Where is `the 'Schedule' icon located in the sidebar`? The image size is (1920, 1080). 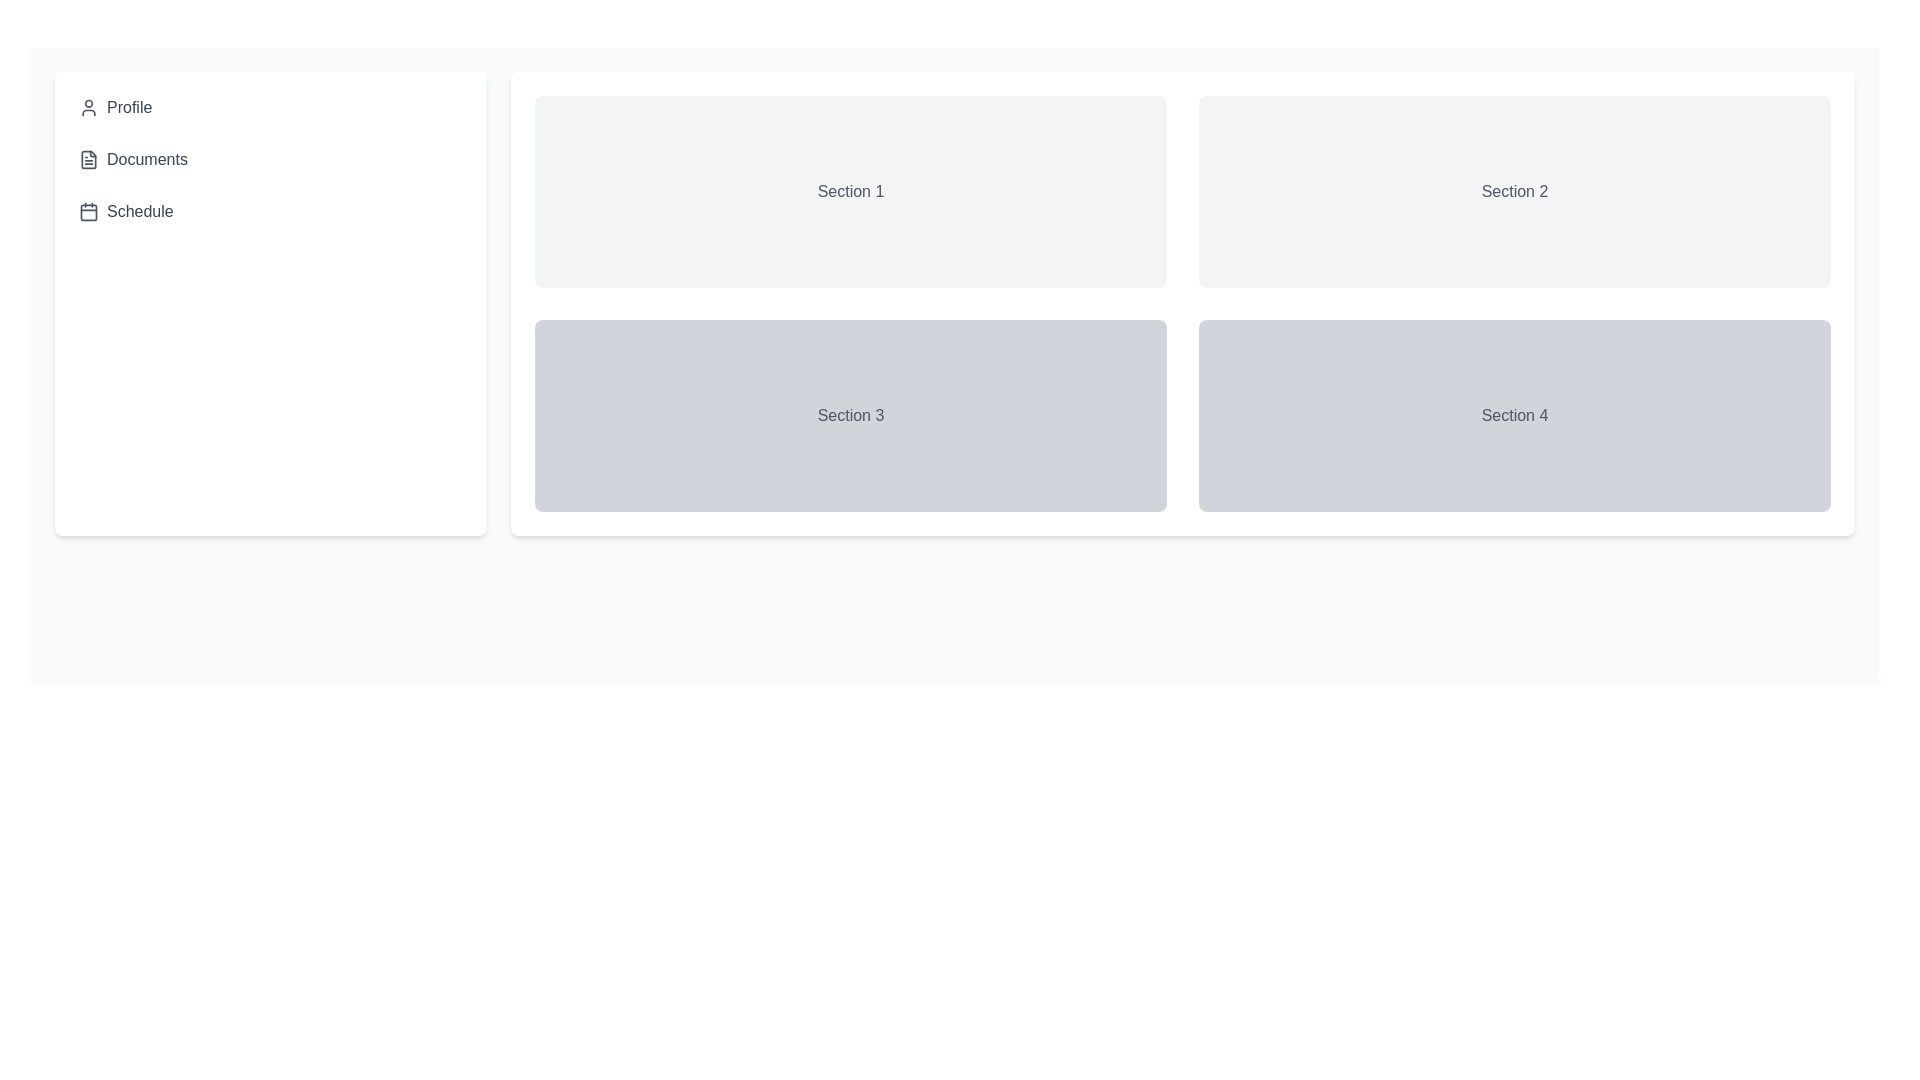 the 'Schedule' icon located in the sidebar is located at coordinates (88, 212).